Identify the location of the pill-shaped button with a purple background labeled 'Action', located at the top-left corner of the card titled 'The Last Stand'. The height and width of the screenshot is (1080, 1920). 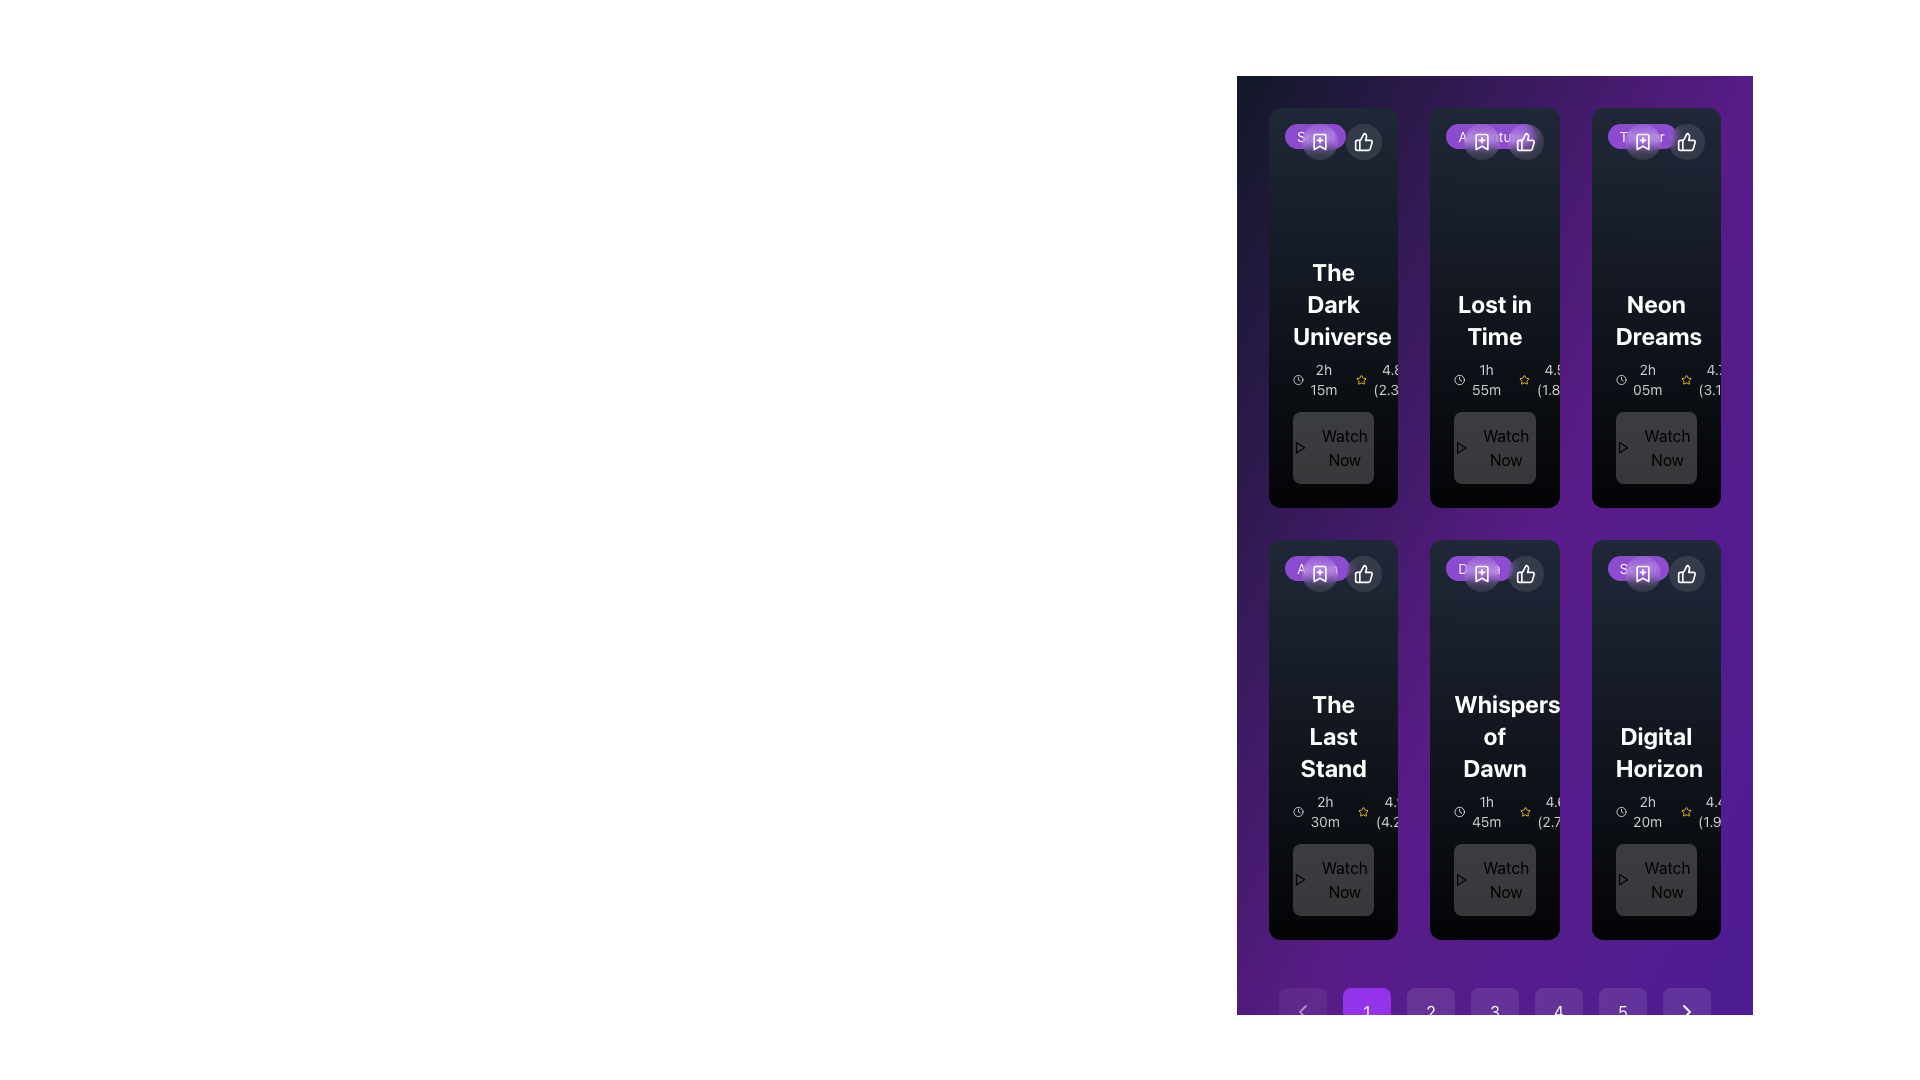
(1317, 568).